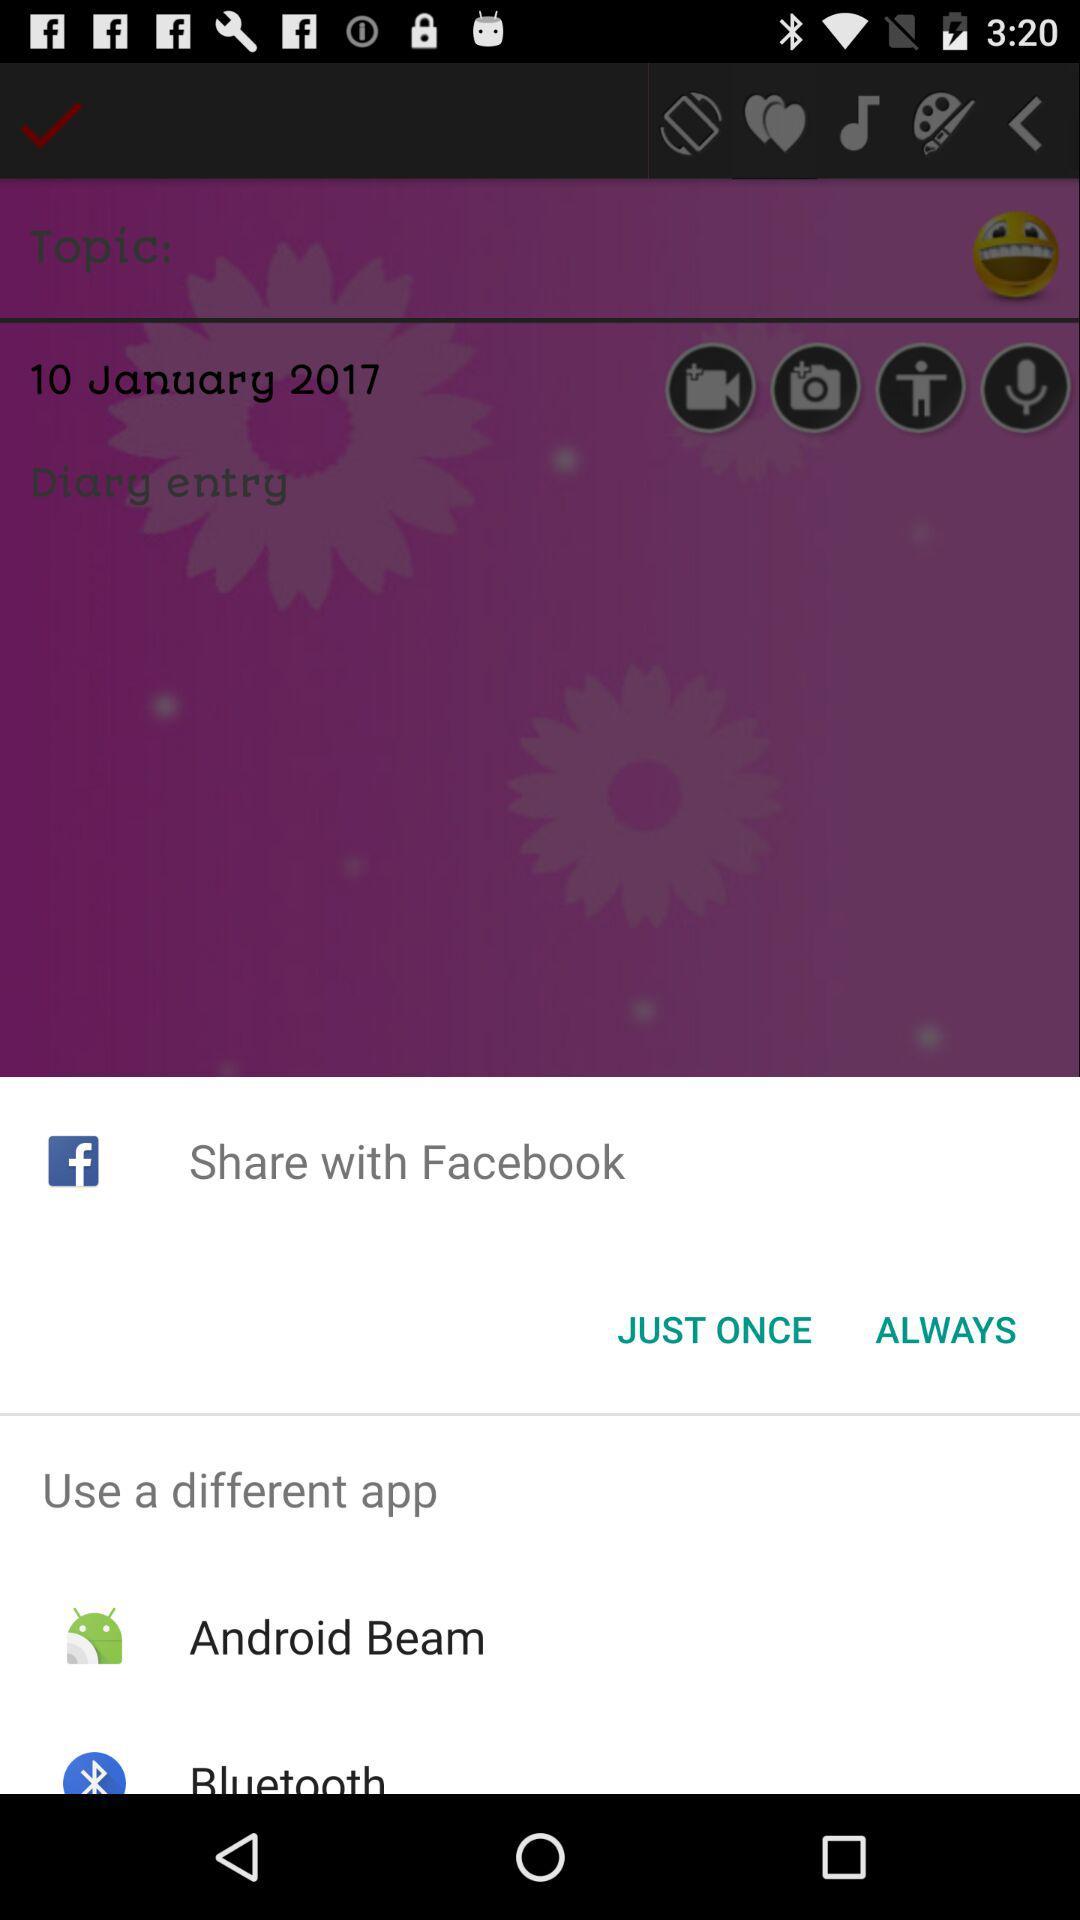  I want to click on the bluetooth, so click(288, 1772).